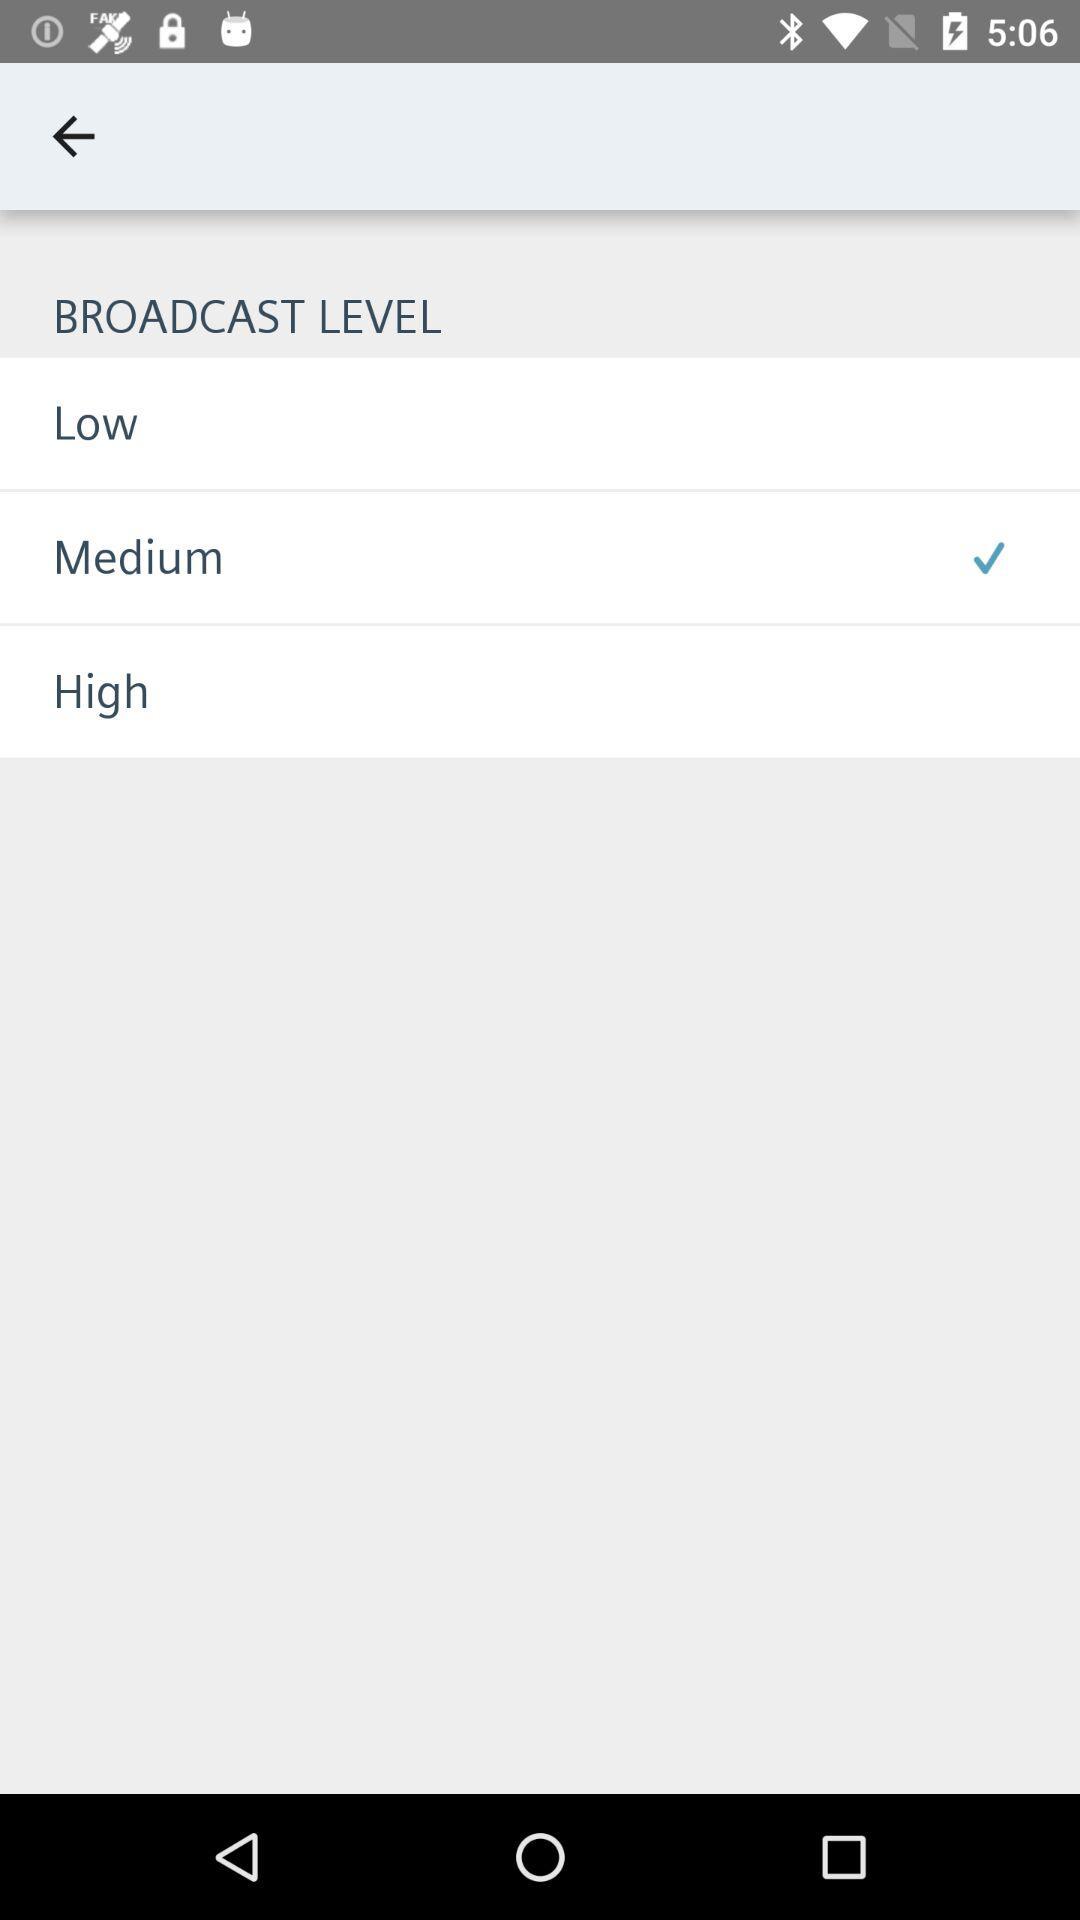 This screenshot has height=1920, width=1080. What do you see at coordinates (112, 557) in the screenshot?
I see `the medium icon` at bounding box center [112, 557].